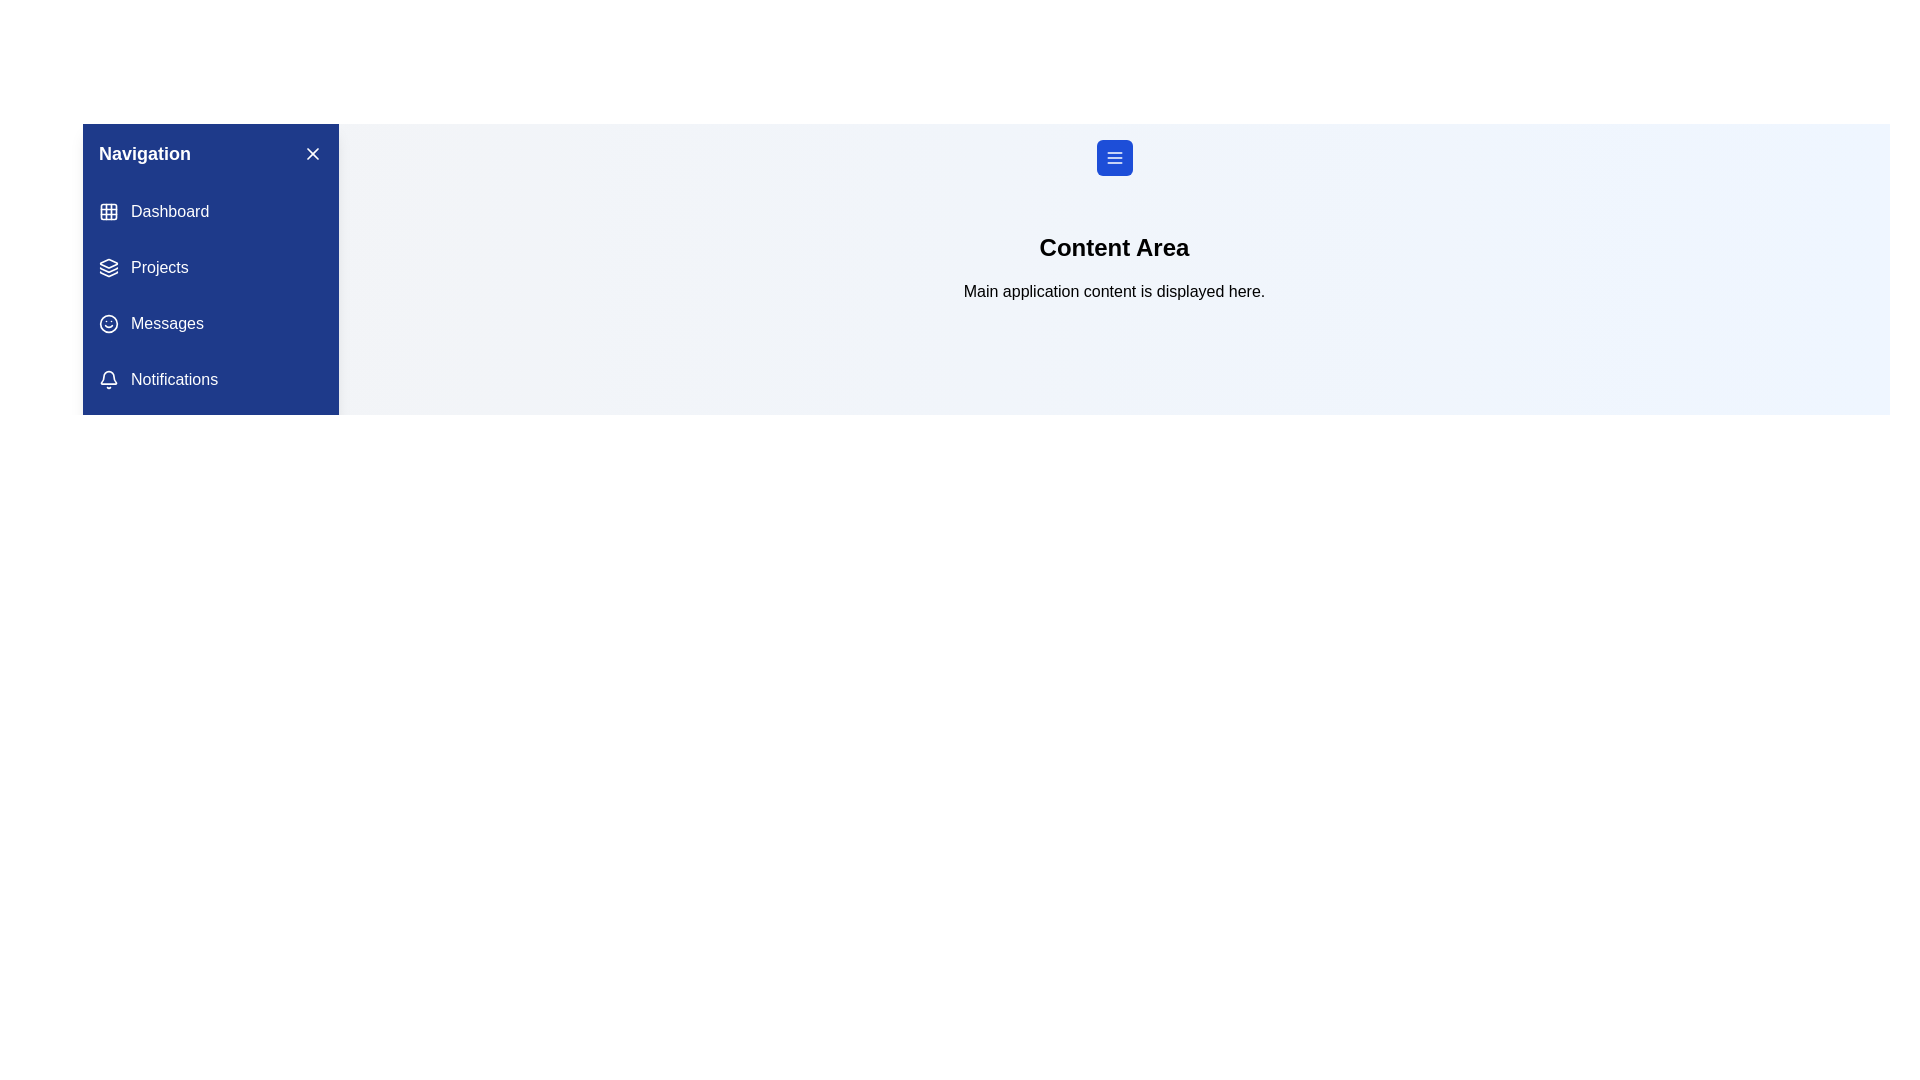  Describe the element at coordinates (211, 266) in the screenshot. I see `the navigation menu item labeled Projects` at that location.